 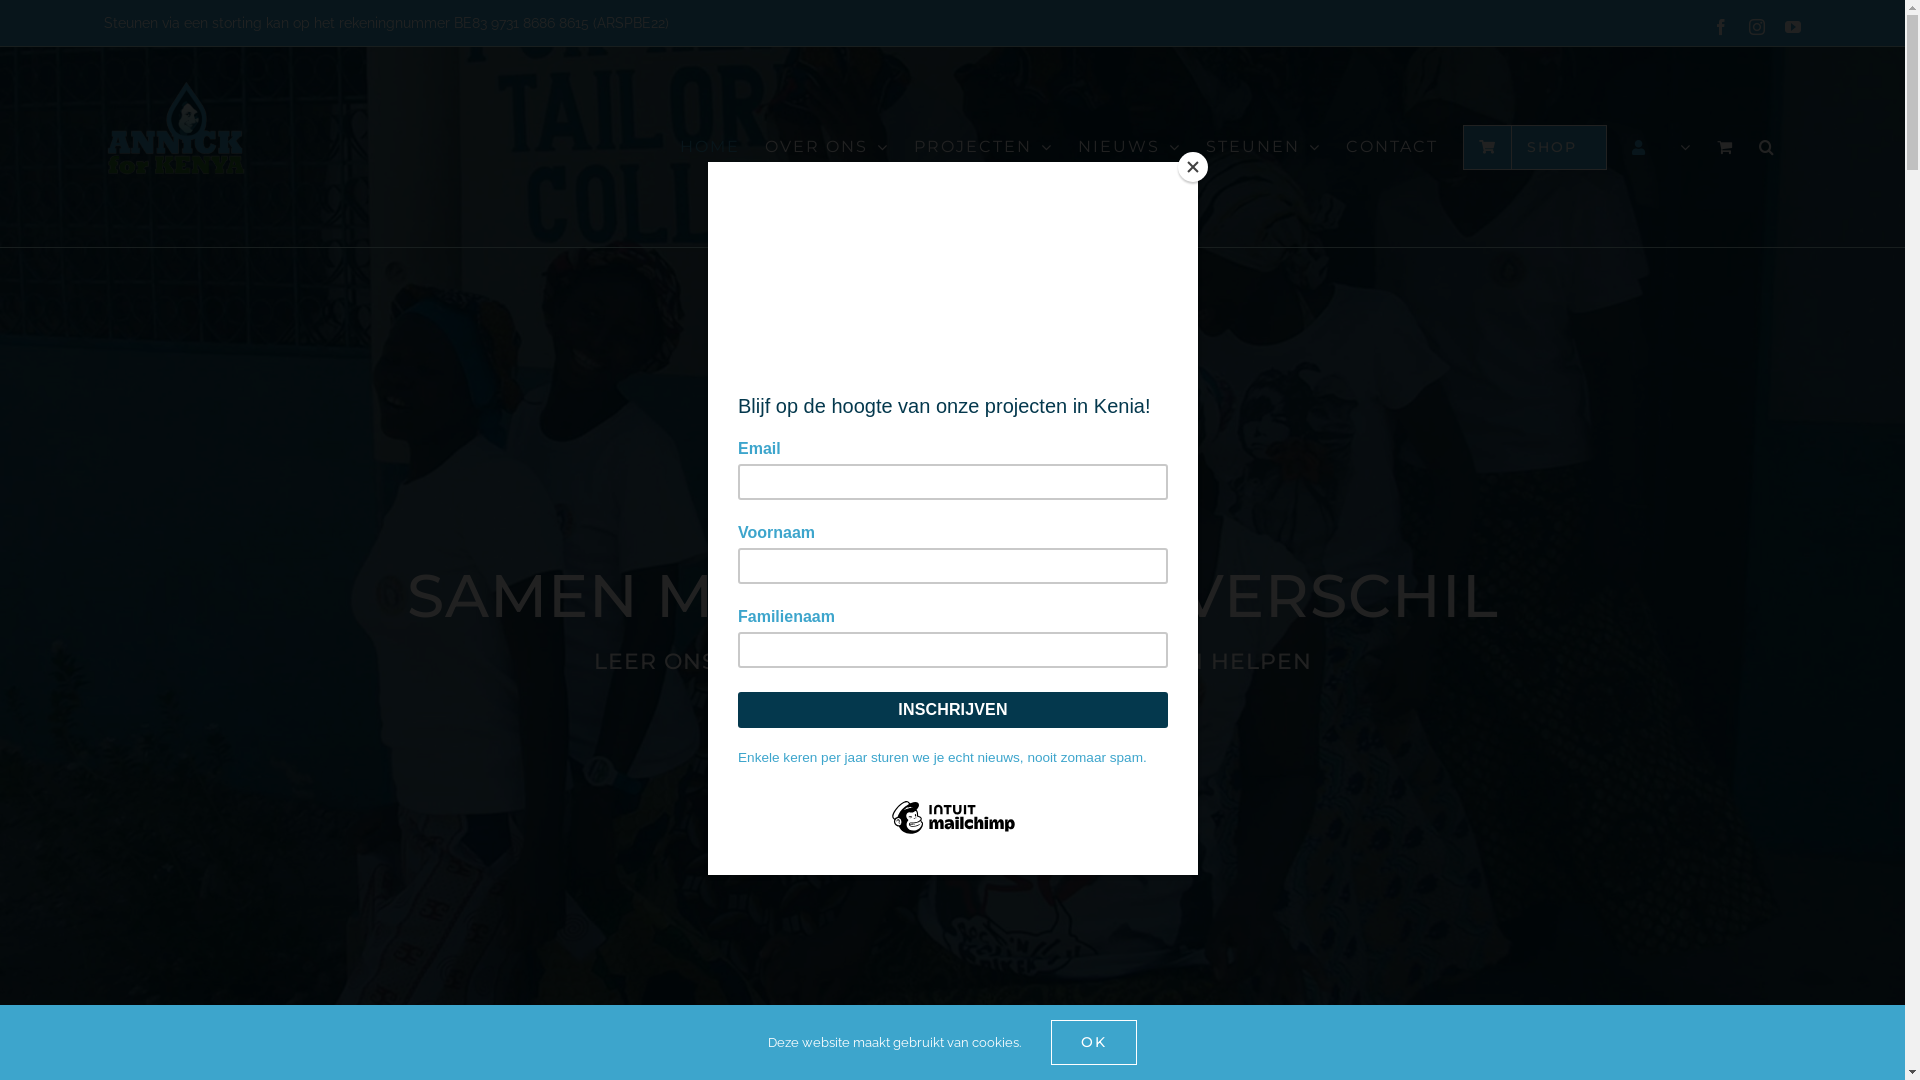 What do you see at coordinates (912, 145) in the screenshot?
I see `'PROJECTEN'` at bounding box center [912, 145].